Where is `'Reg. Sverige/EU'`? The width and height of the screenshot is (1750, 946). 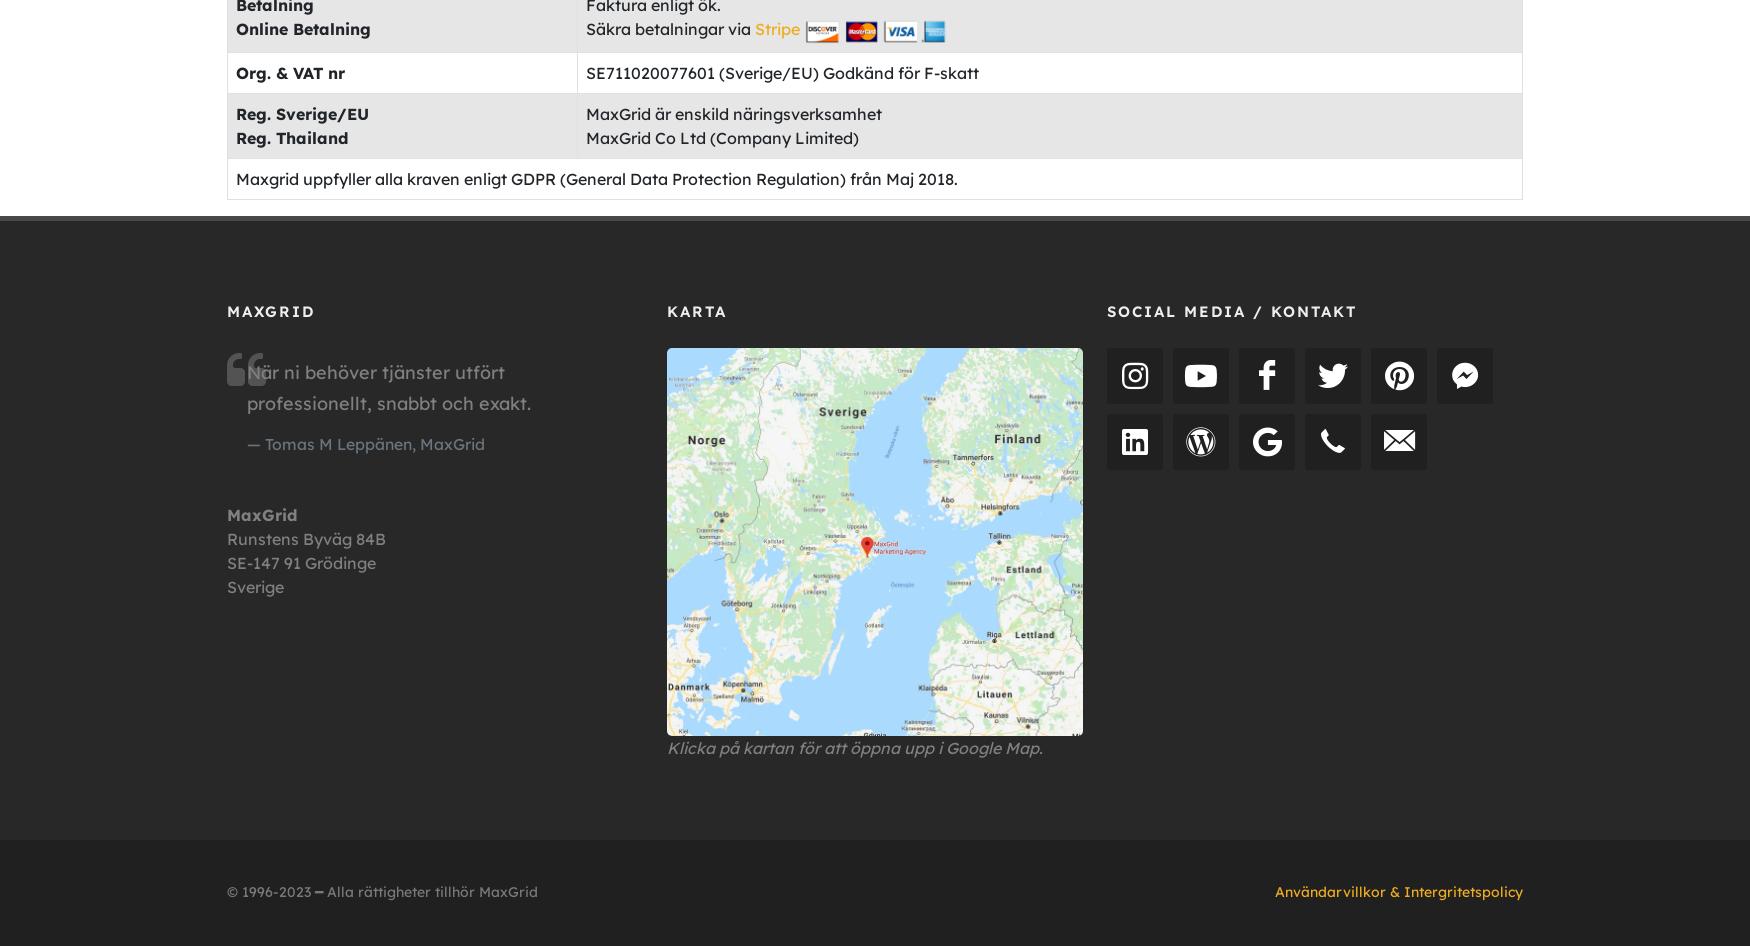 'Reg. Sverige/EU' is located at coordinates (301, 112).